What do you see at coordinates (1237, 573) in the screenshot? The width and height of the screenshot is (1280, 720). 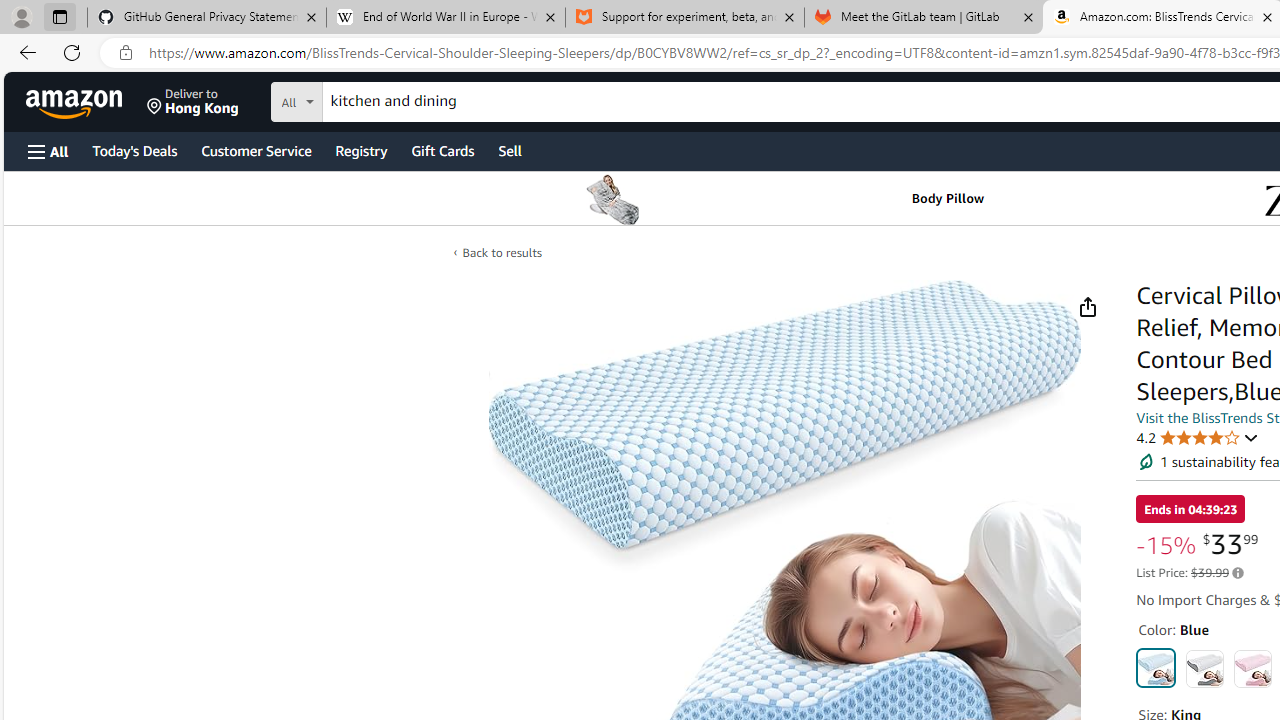 I see `'Learn more about Amazon pricing and savings'` at bounding box center [1237, 573].